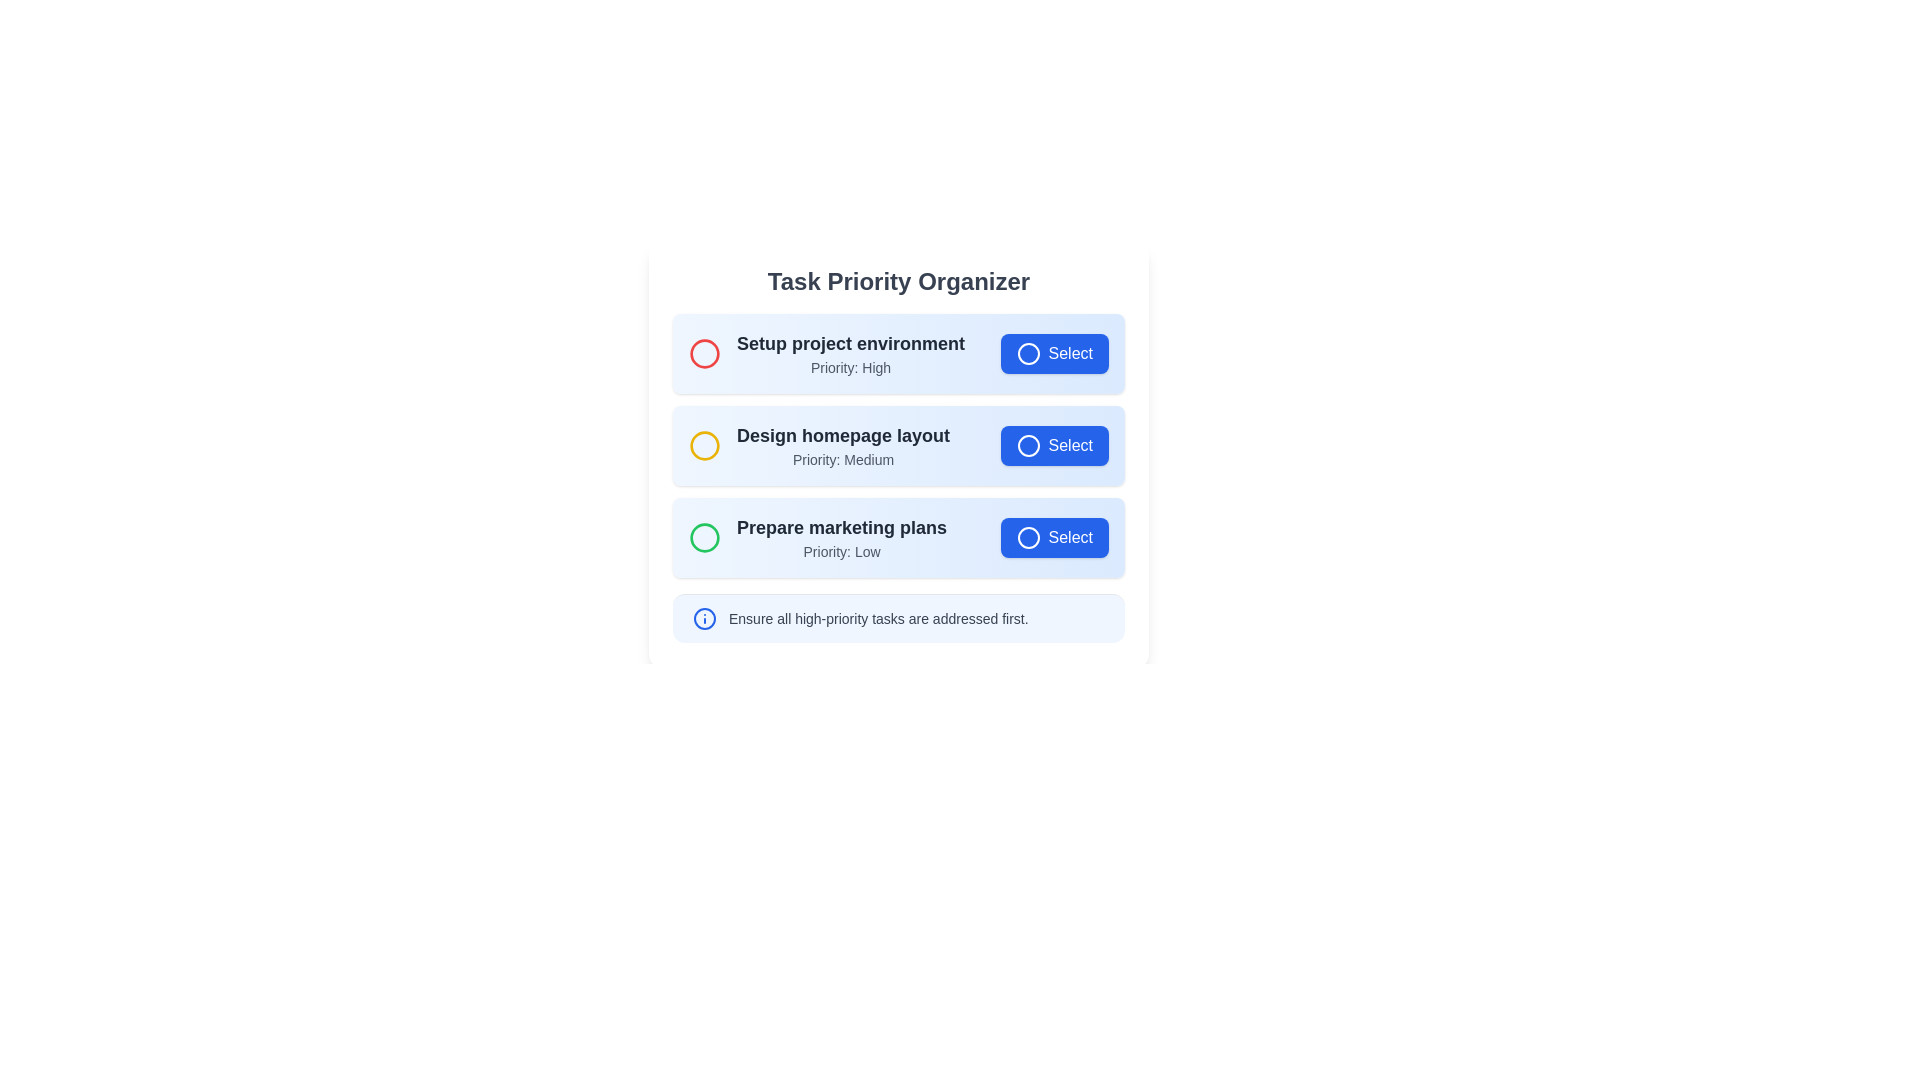 The width and height of the screenshot is (1920, 1080). What do you see at coordinates (897, 445) in the screenshot?
I see `the second card in the vertical list, which has a gradient blue background and contains a yellow circular icon, text details 'Design homepage layout' and 'Priority: Medium', and a blue button labeled 'Select'` at bounding box center [897, 445].